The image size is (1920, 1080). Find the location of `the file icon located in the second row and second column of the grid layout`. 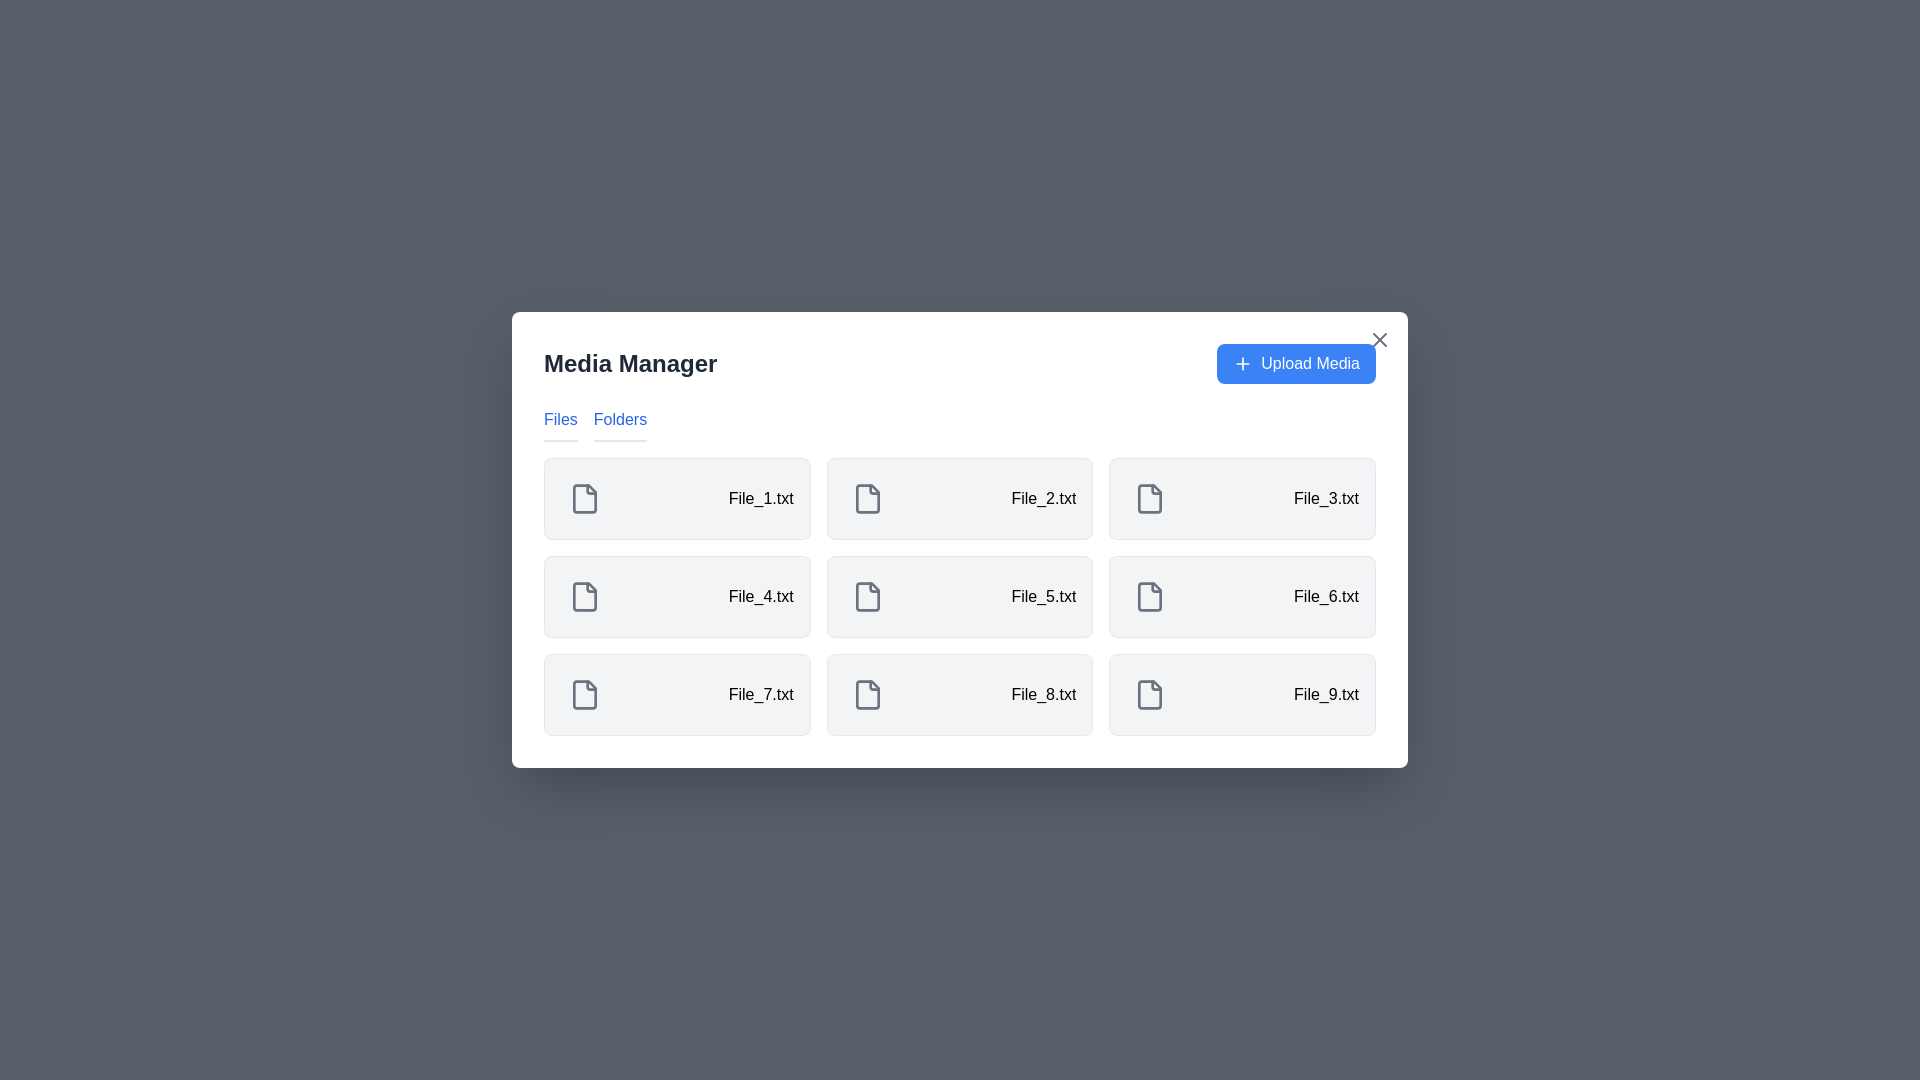

the file icon located in the second row and second column of the grid layout is located at coordinates (867, 596).